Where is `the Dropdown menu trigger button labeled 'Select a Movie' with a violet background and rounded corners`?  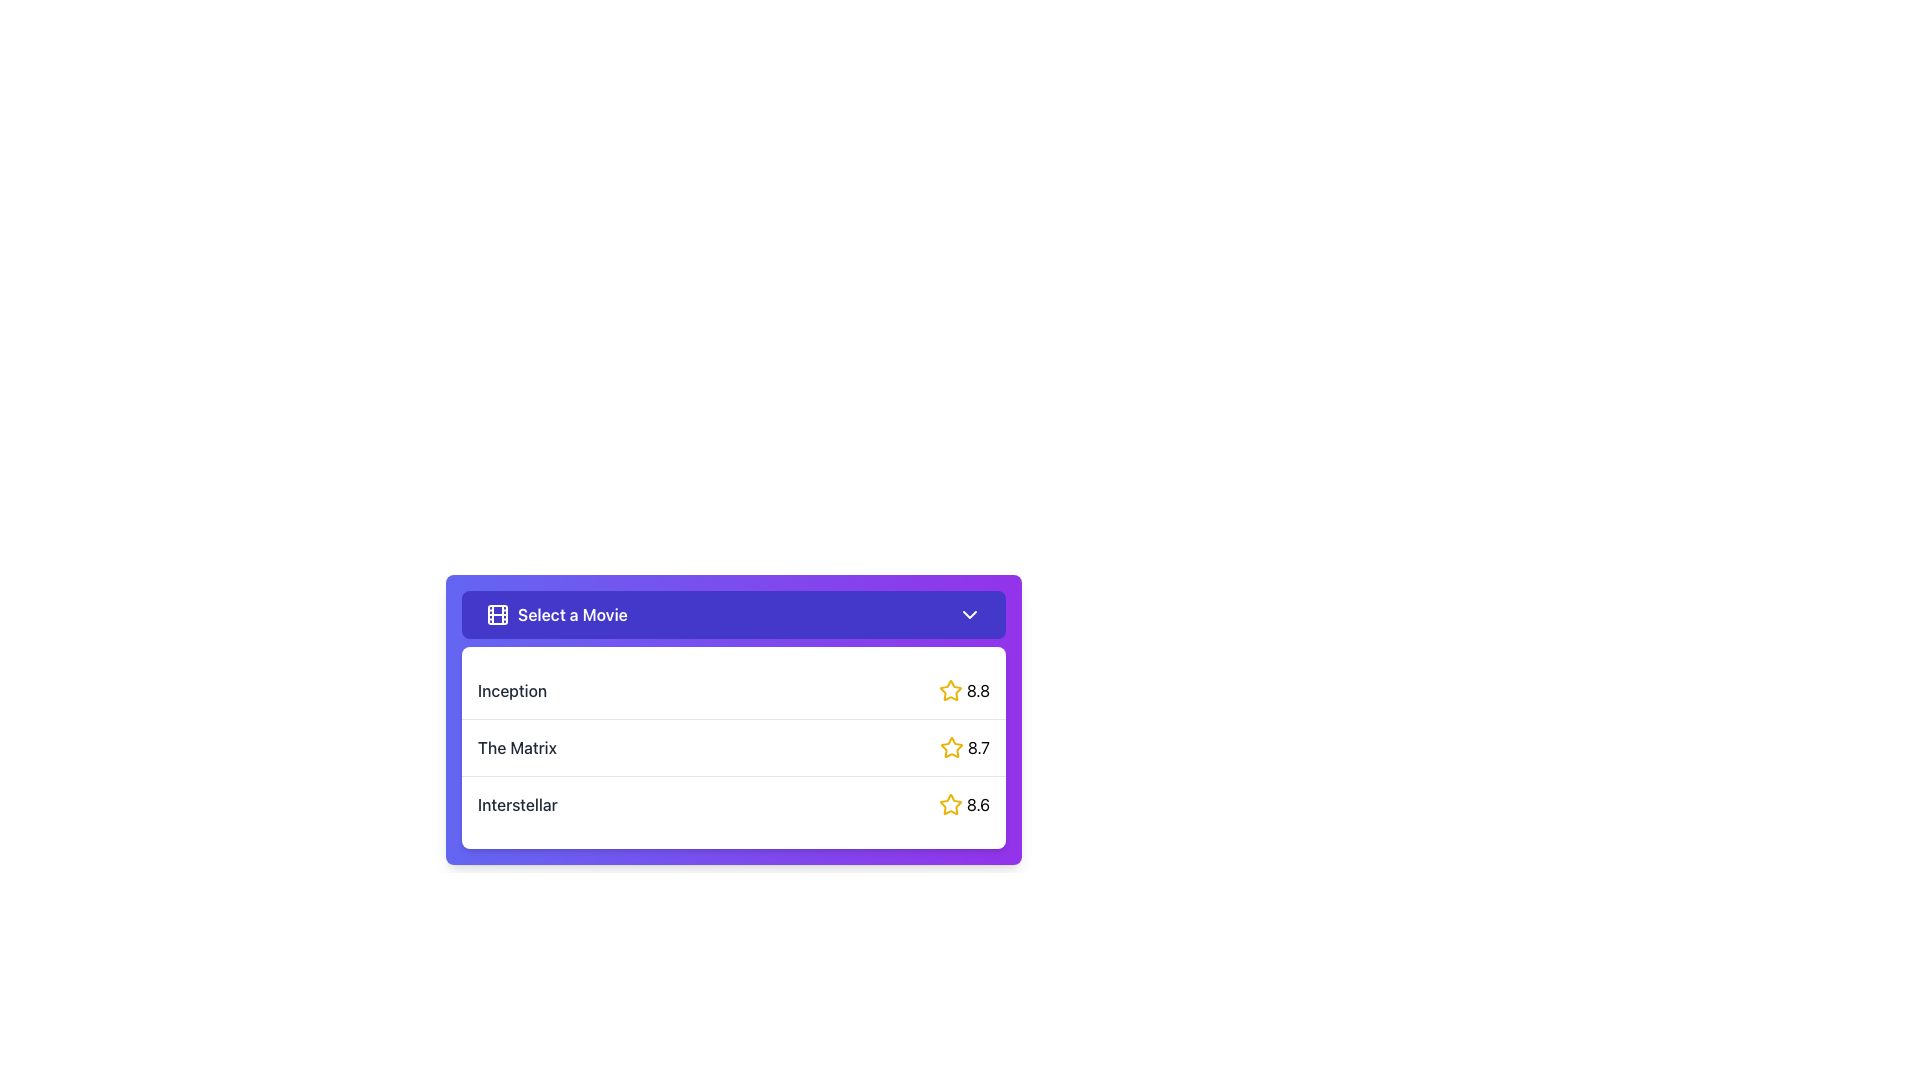 the Dropdown menu trigger button labeled 'Select a Movie' with a violet background and rounded corners is located at coordinates (733, 613).